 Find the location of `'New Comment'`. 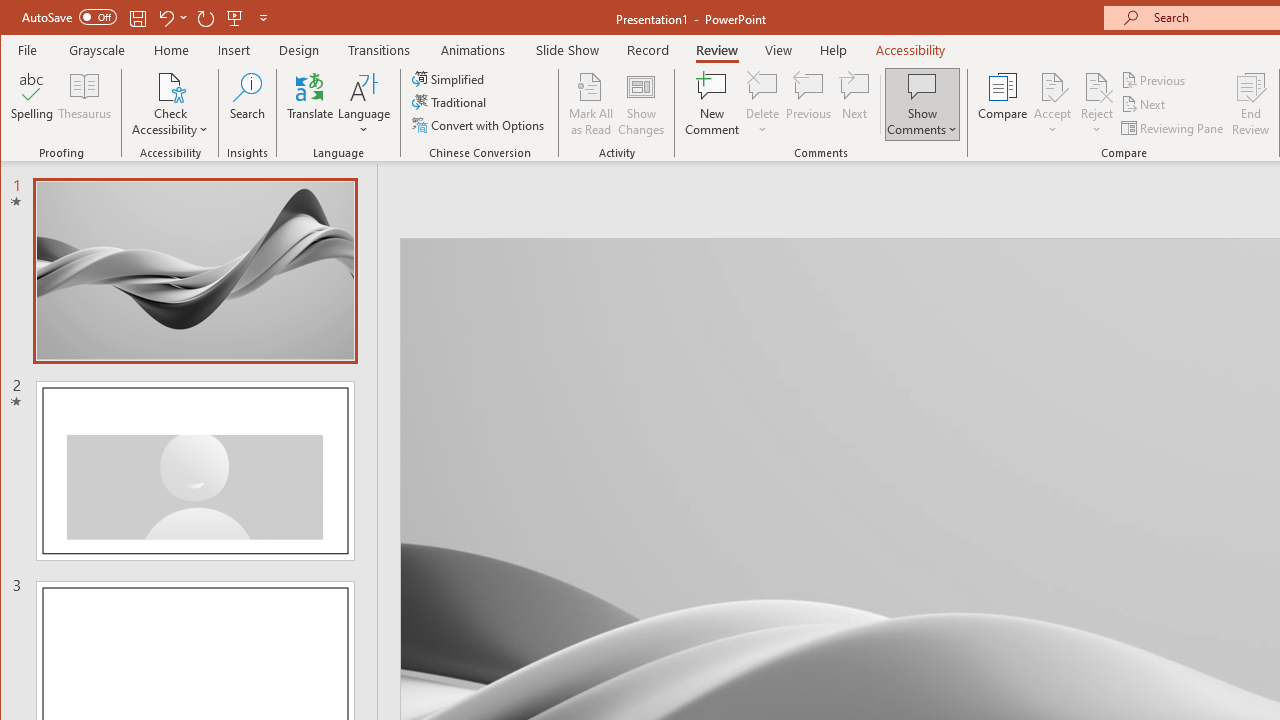

'New Comment' is located at coordinates (712, 104).